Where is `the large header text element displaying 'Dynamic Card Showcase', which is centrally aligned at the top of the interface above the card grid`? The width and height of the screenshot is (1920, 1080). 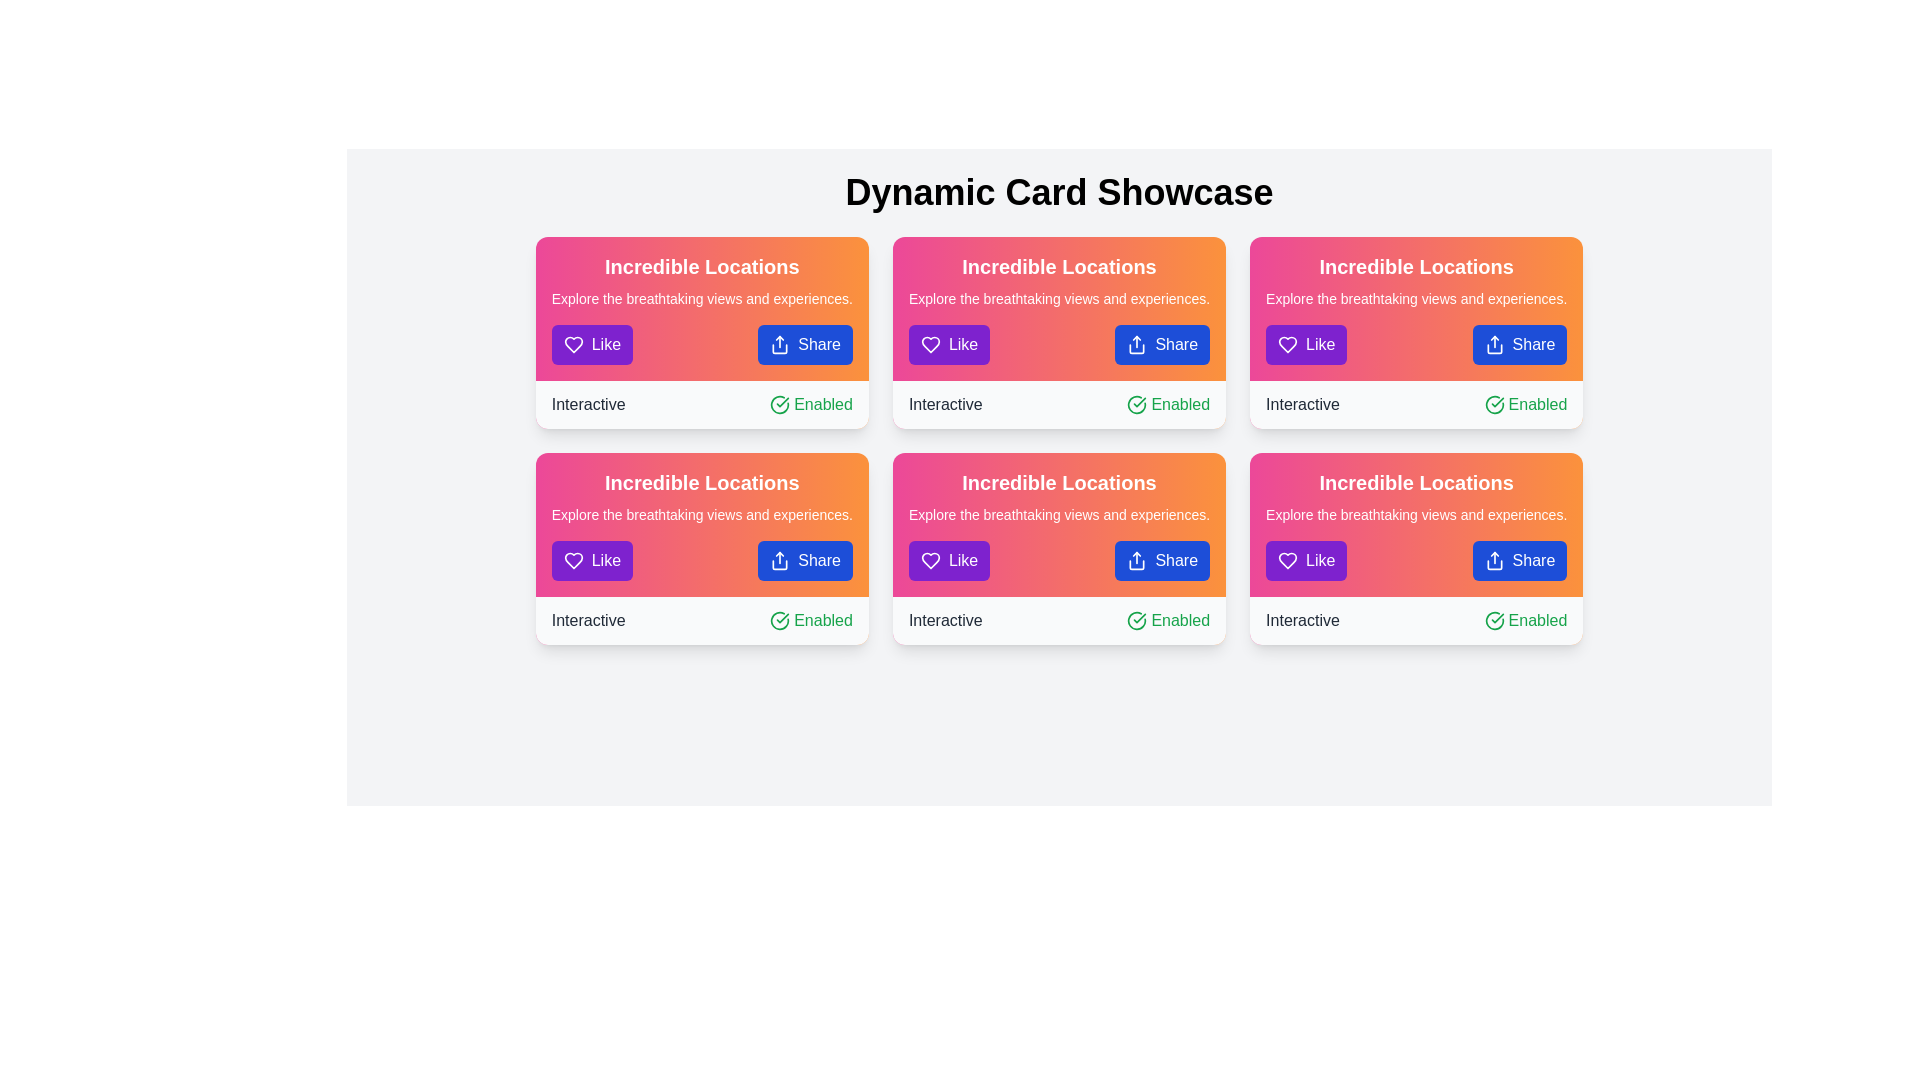 the large header text element displaying 'Dynamic Card Showcase', which is centrally aligned at the top of the interface above the card grid is located at coordinates (1058, 192).